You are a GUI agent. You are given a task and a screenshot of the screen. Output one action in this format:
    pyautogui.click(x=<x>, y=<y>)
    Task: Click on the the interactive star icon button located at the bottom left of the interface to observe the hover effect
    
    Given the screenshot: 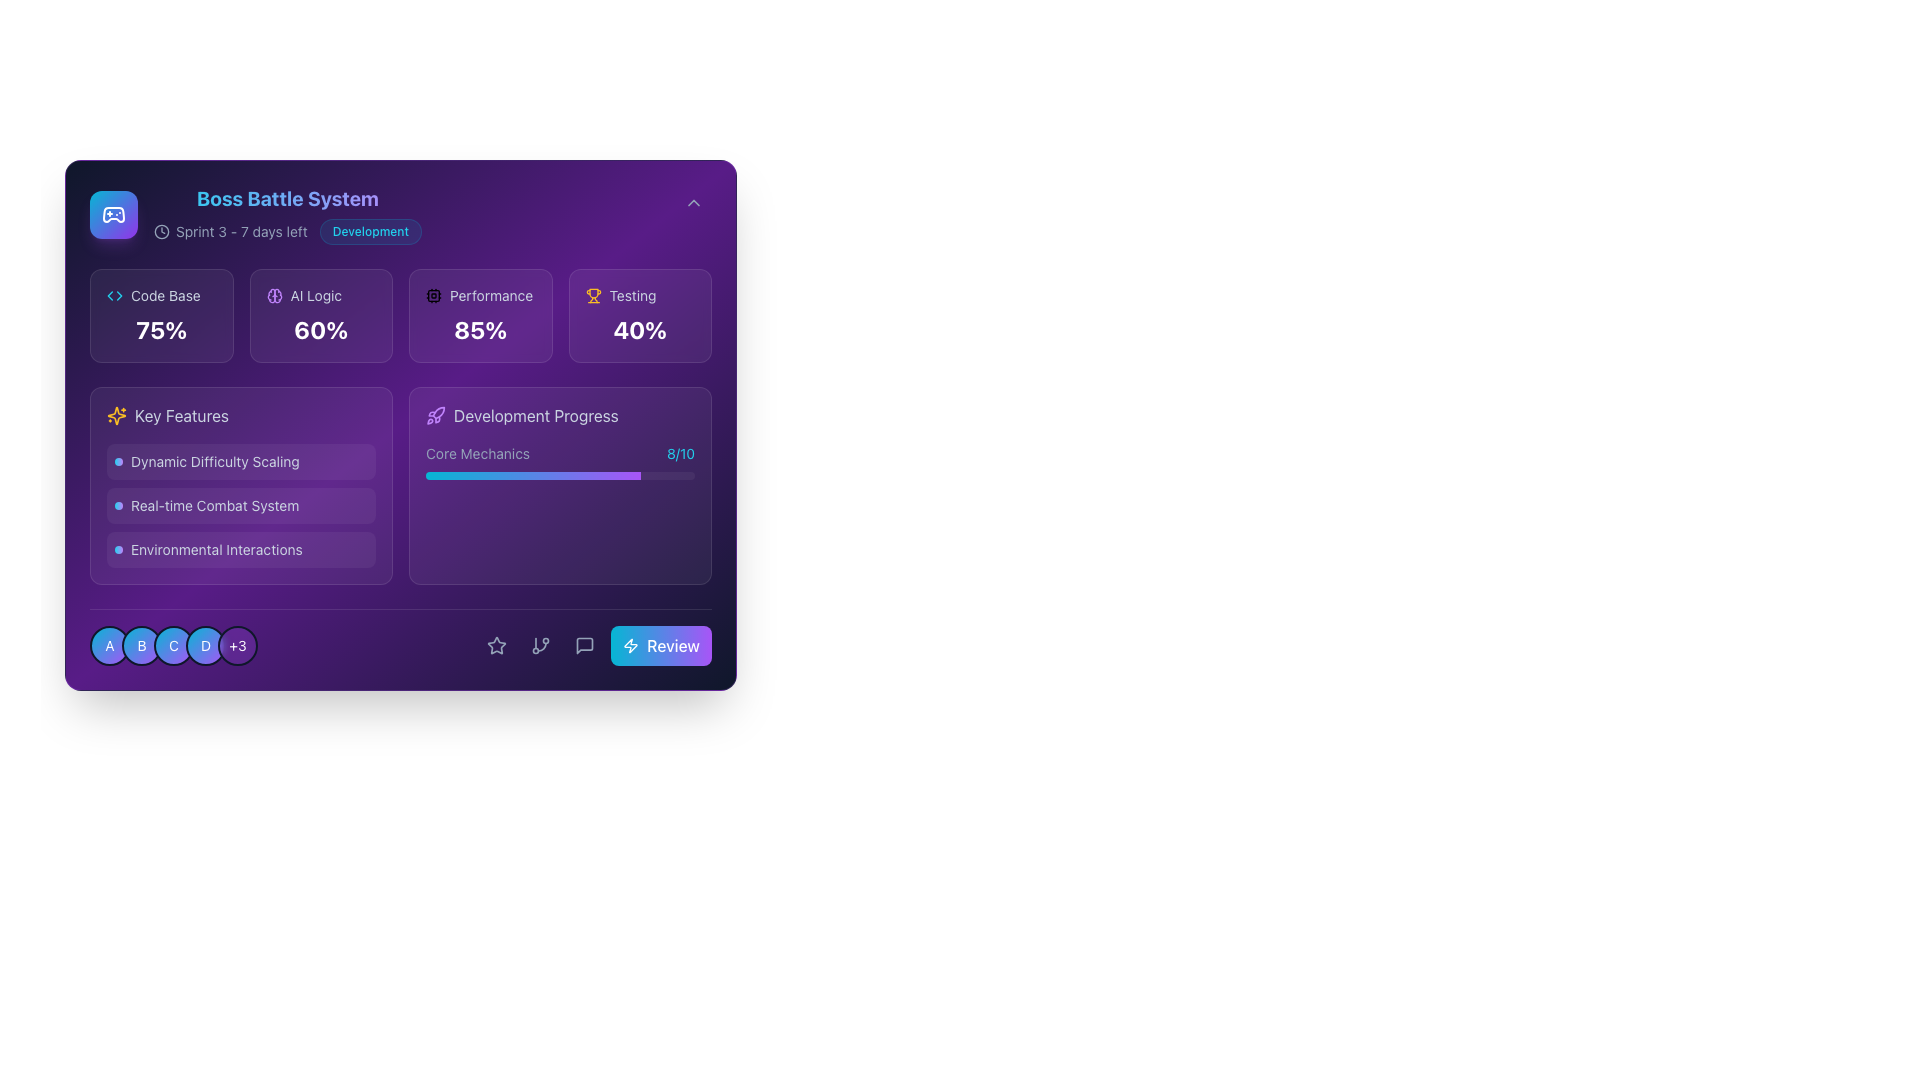 What is the action you would take?
    pyautogui.click(x=497, y=645)
    